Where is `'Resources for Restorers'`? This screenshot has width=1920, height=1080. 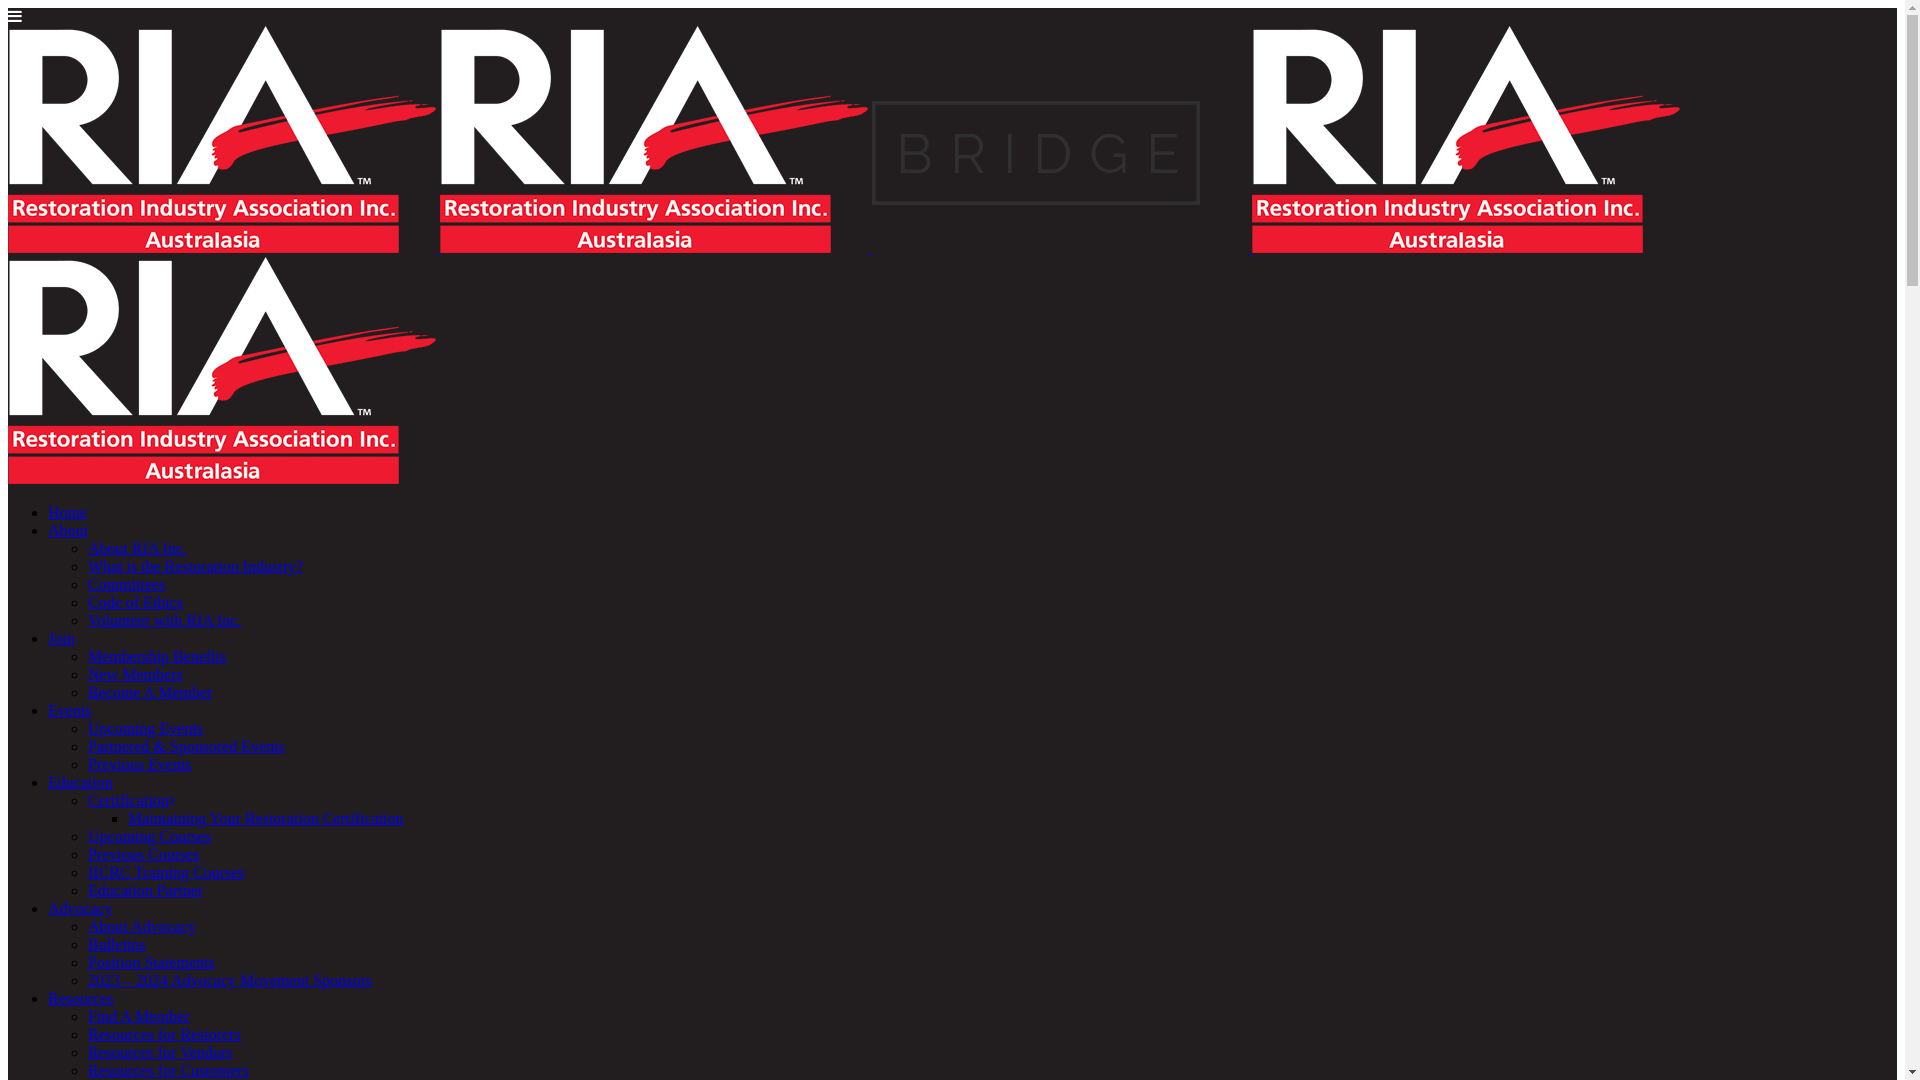
'Resources for Restorers' is located at coordinates (164, 1034).